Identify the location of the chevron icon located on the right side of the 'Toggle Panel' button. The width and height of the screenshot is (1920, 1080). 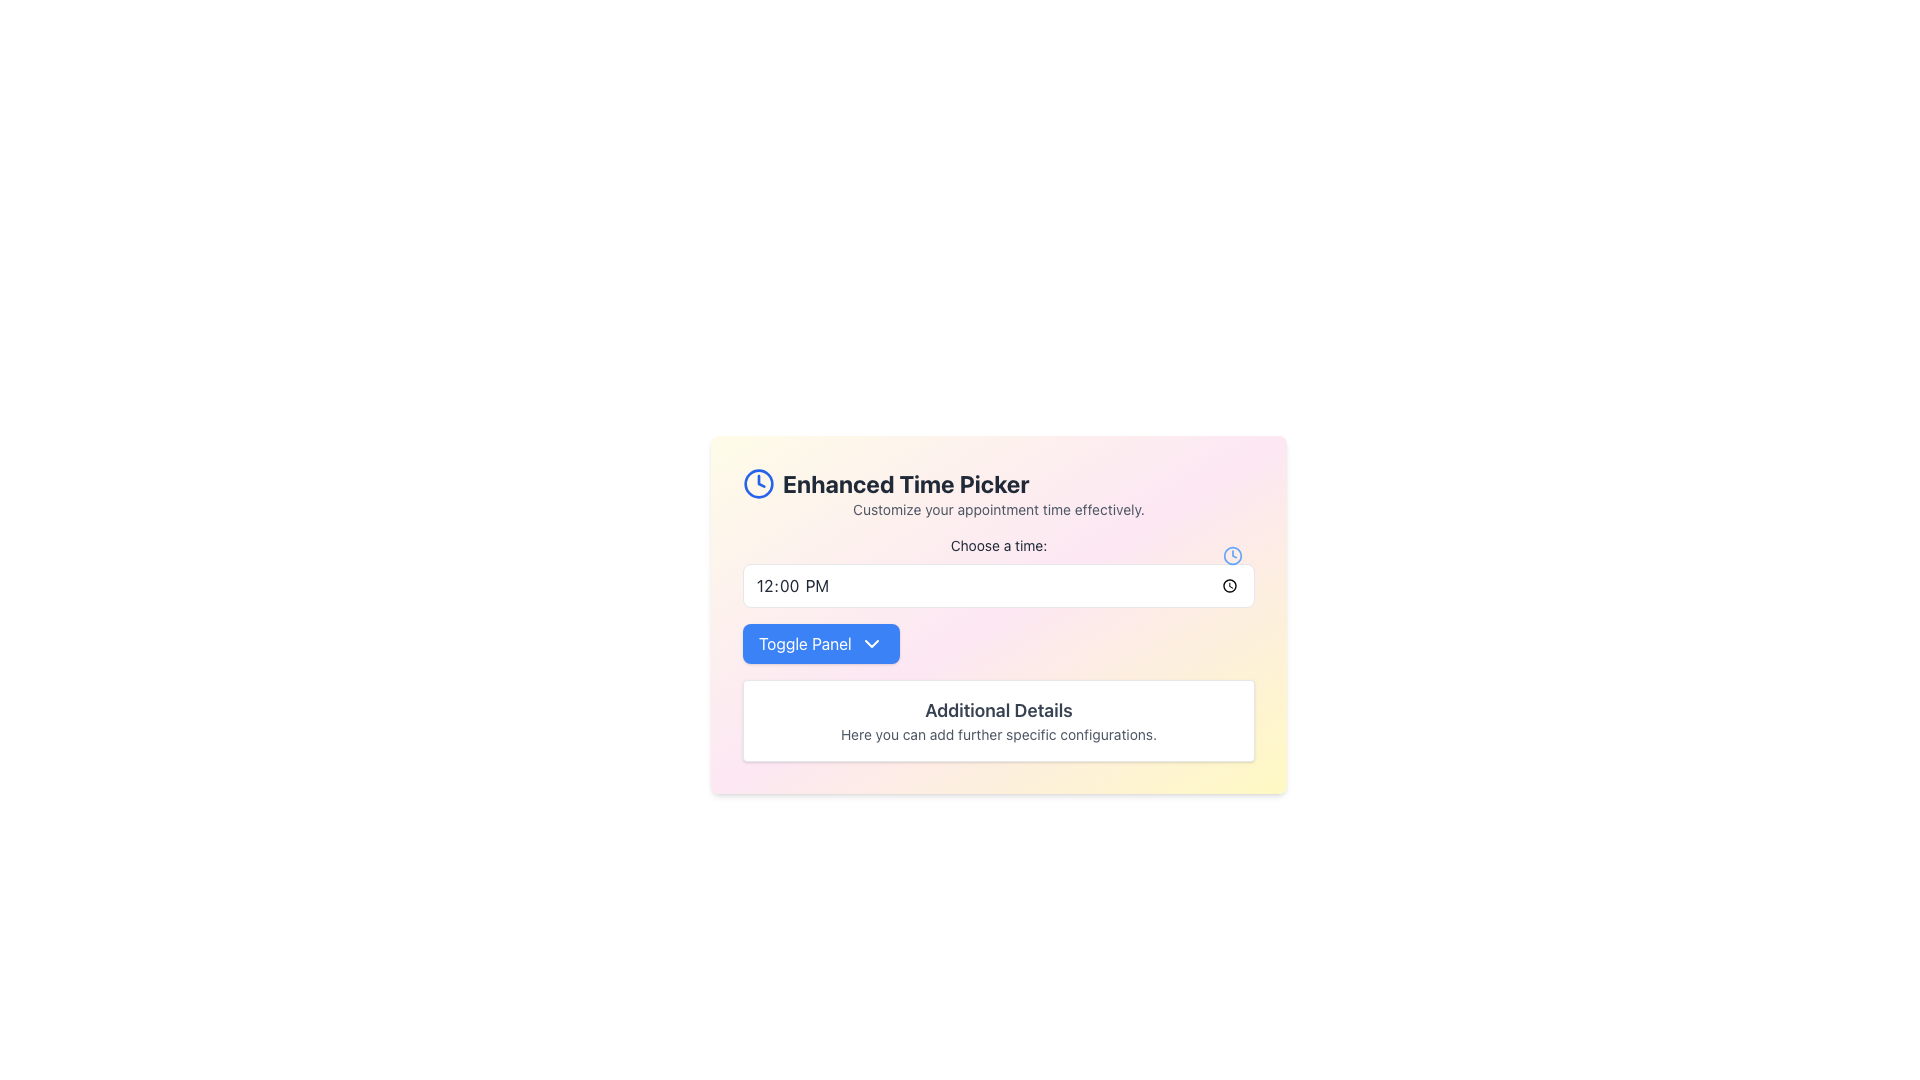
(871, 644).